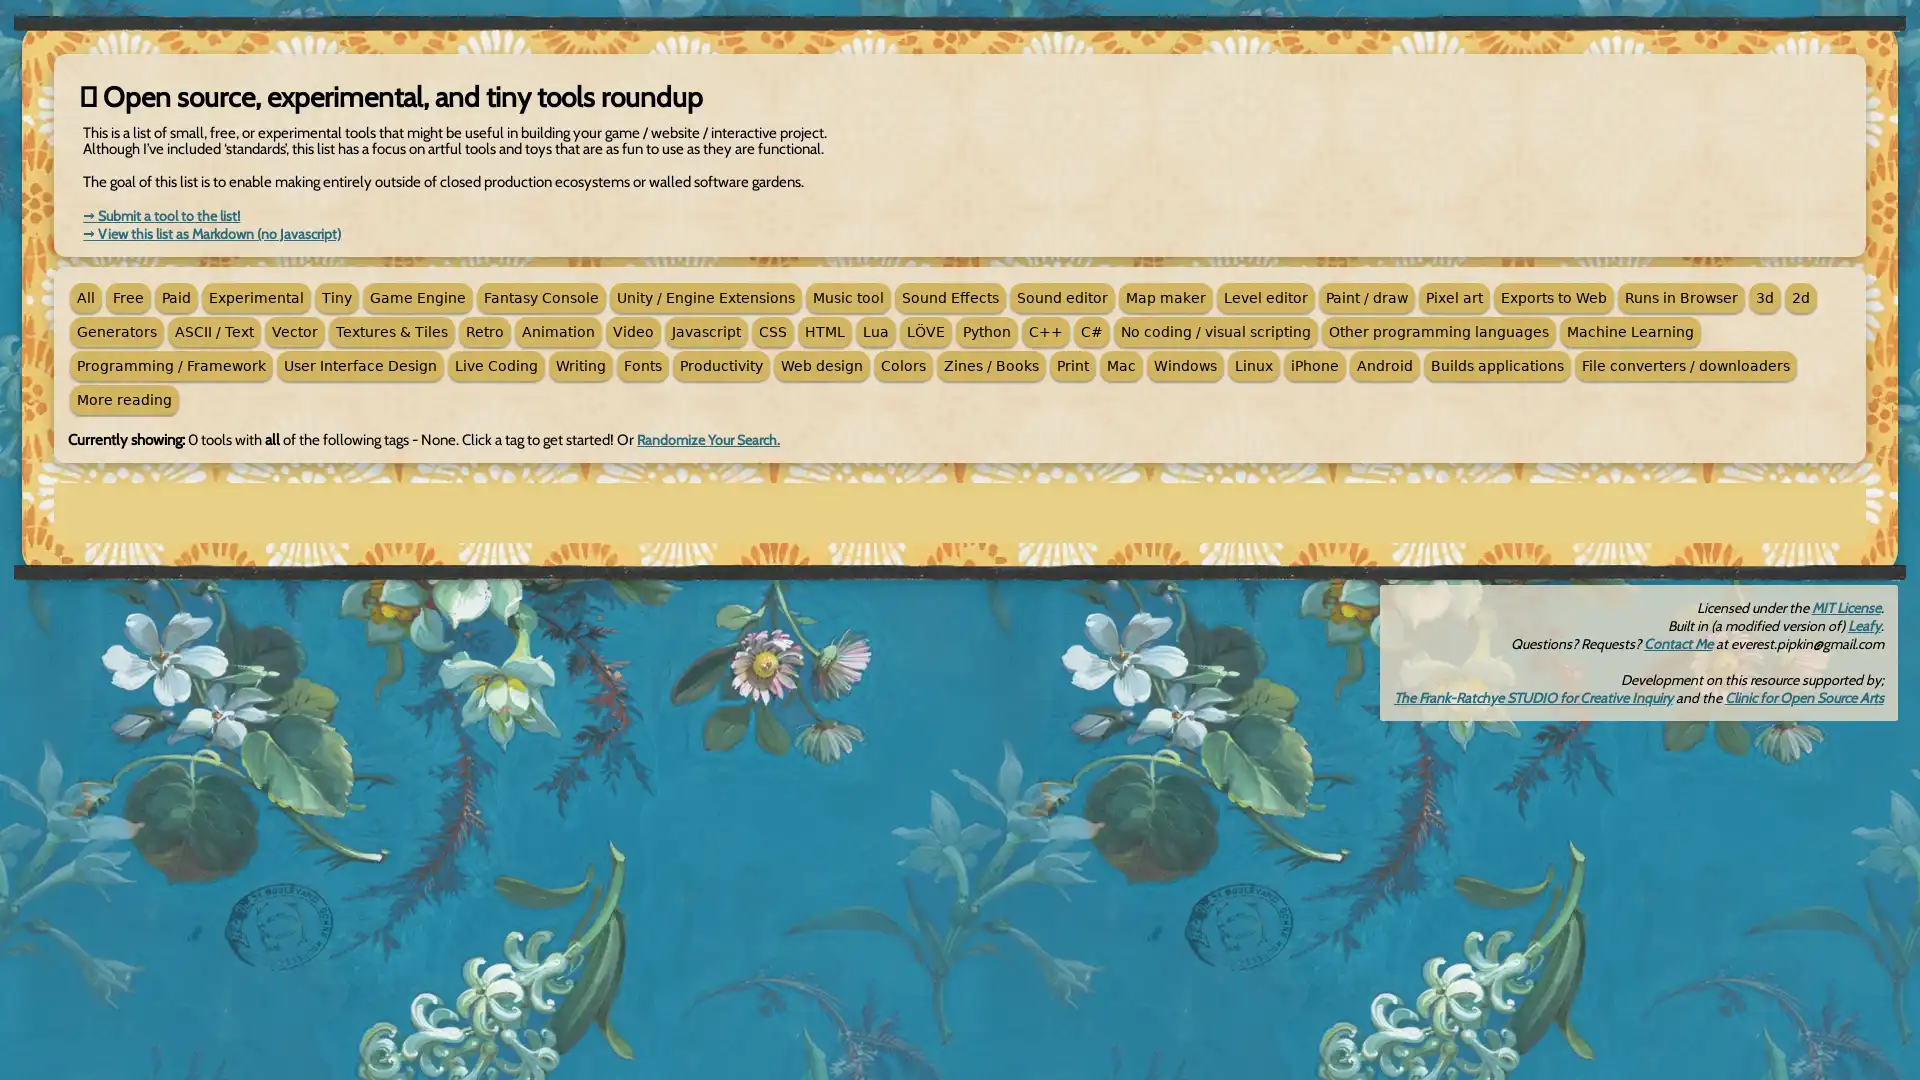 Image resolution: width=1920 pixels, height=1080 pixels. What do you see at coordinates (496, 366) in the screenshot?
I see `Live Coding` at bounding box center [496, 366].